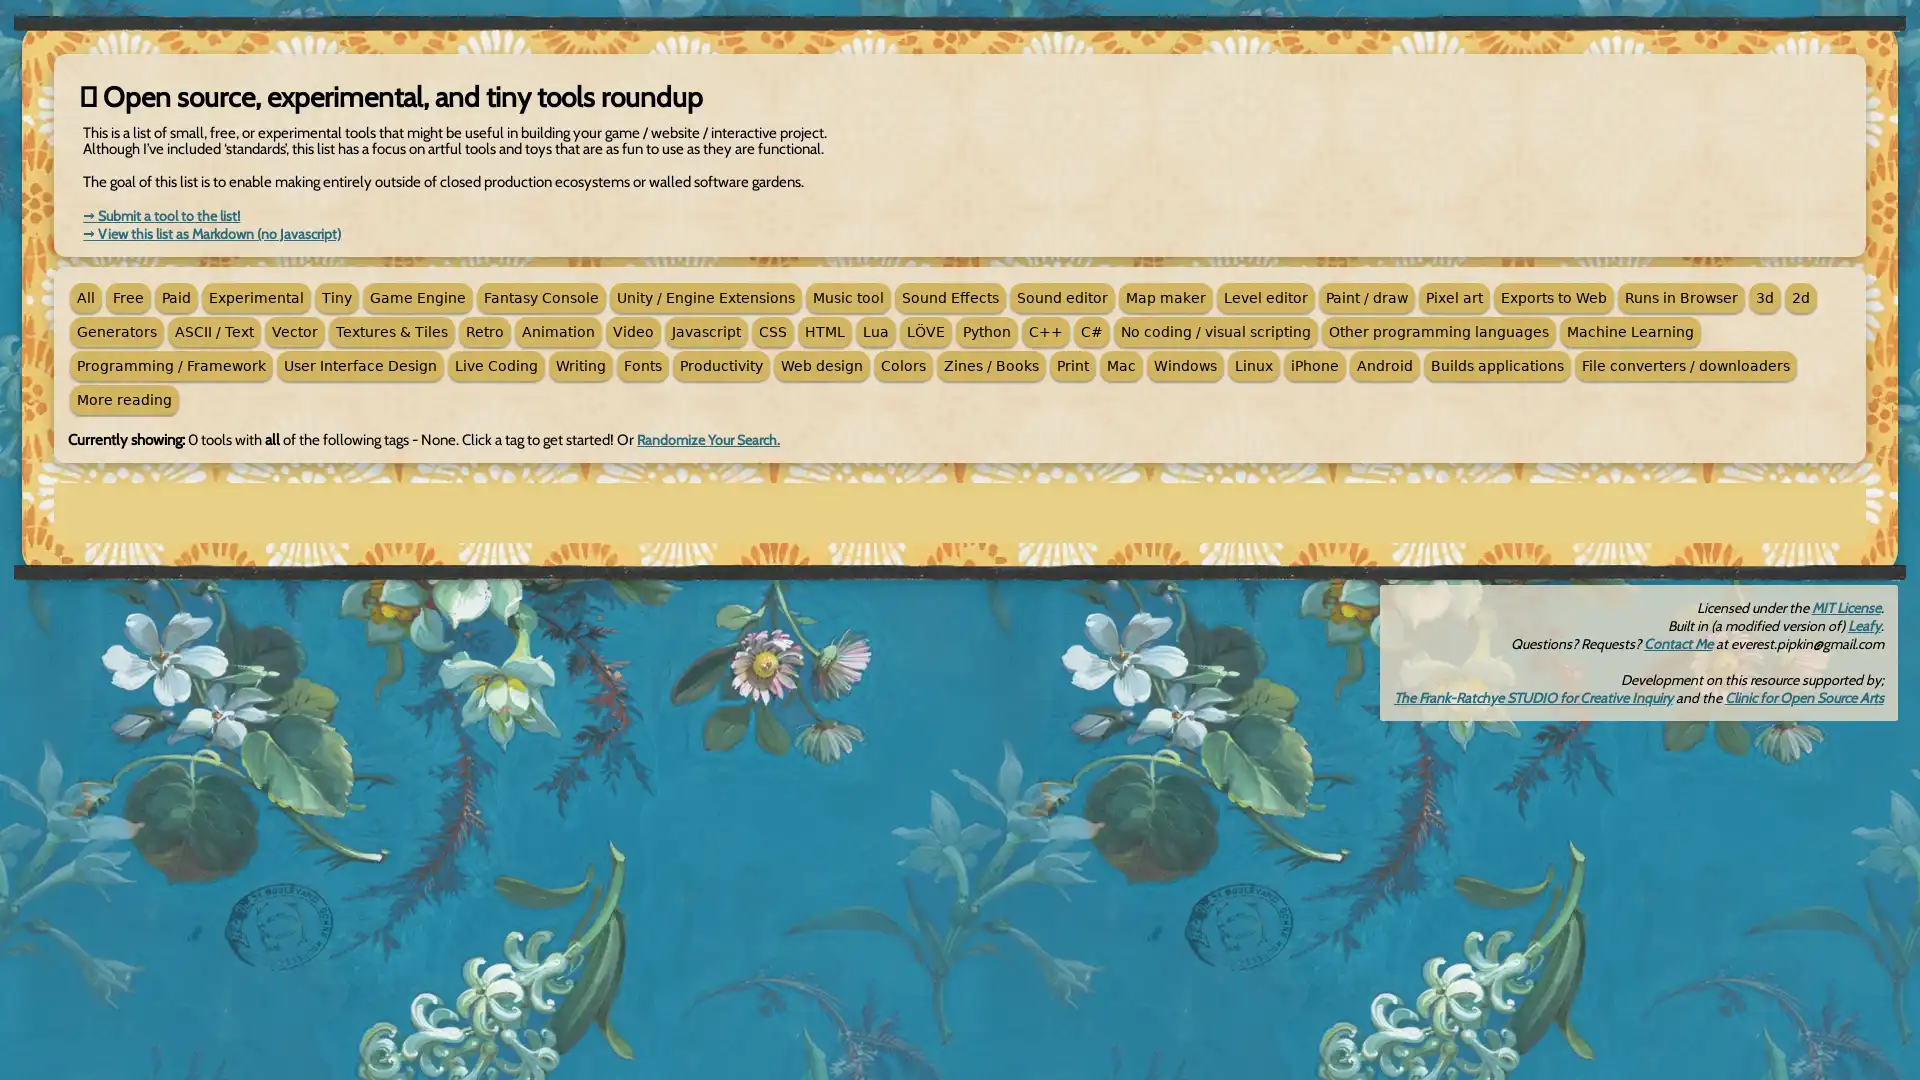 Image resolution: width=1920 pixels, height=1080 pixels. What do you see at coordinates (496, 366) in the screenshot?
I see `Live Coding` at bounding box center [496, 366].